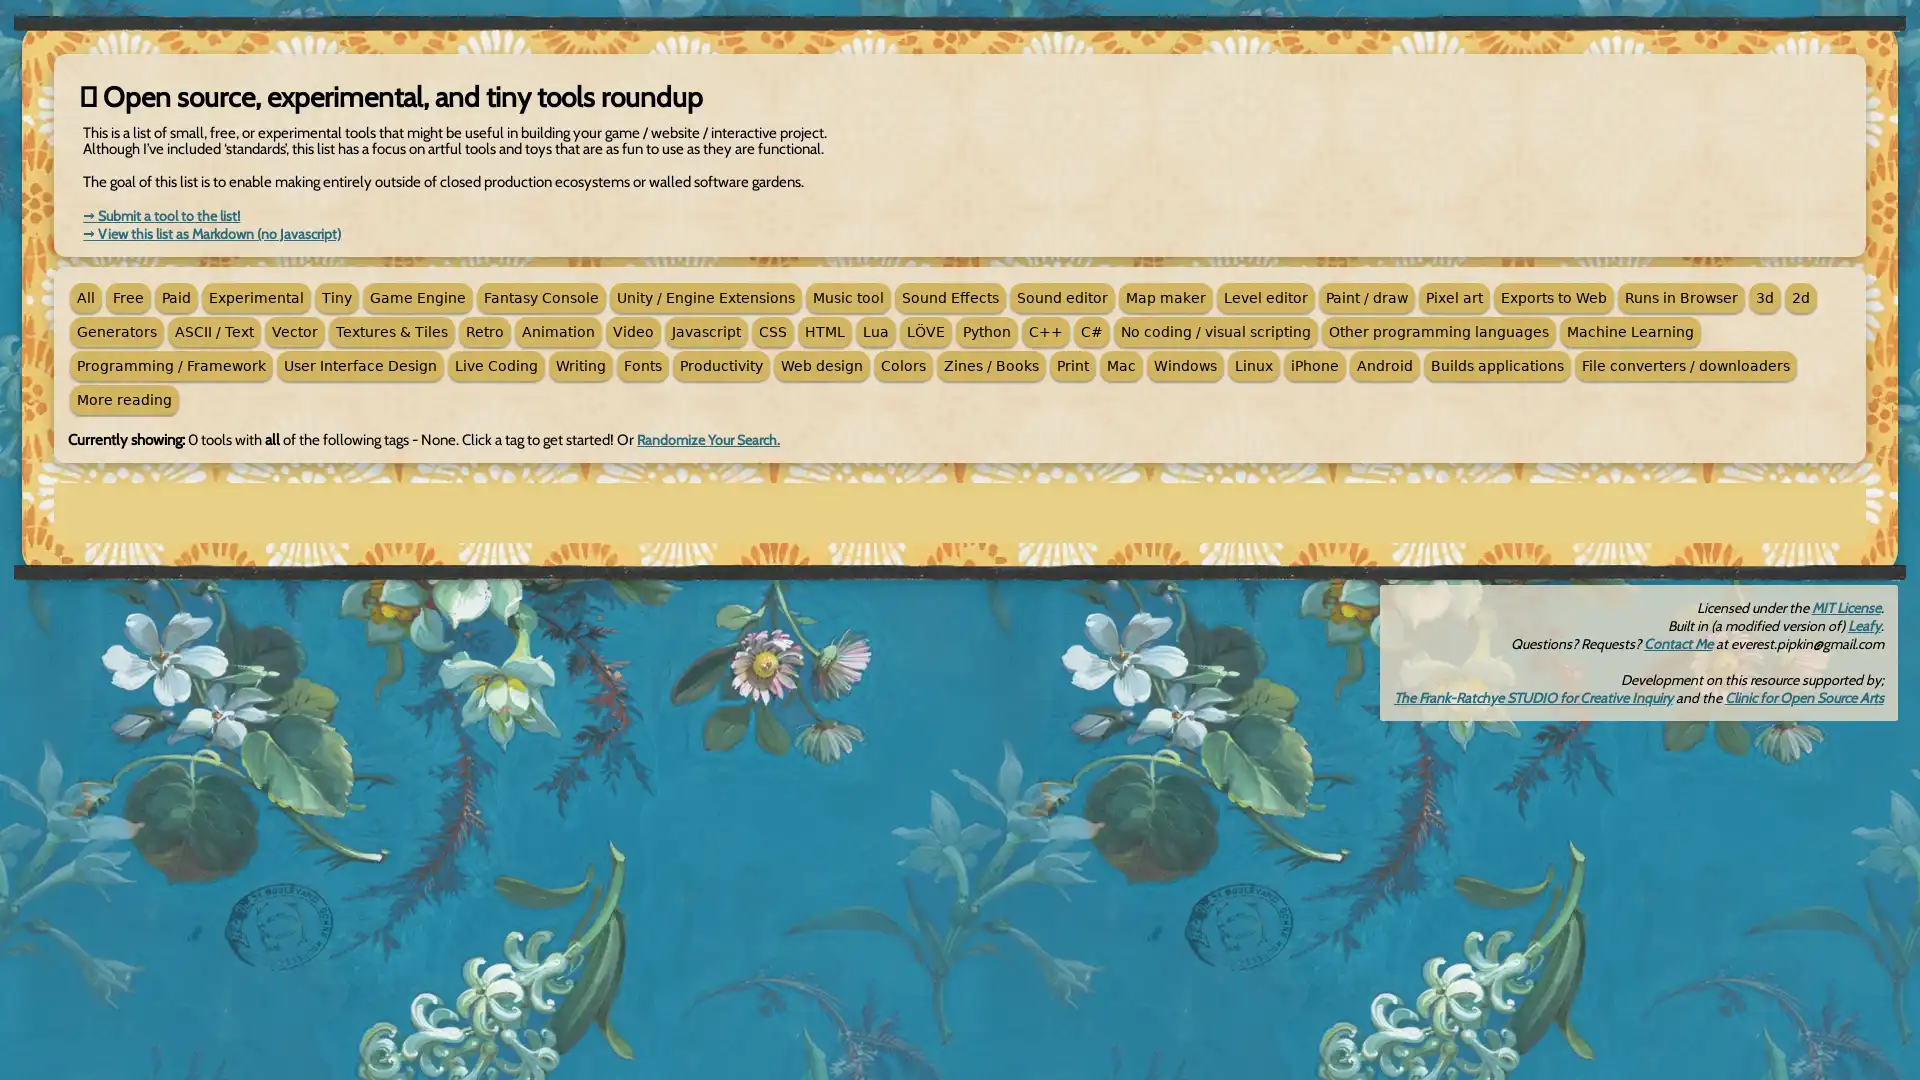 Image resolution: width=1920 pixels, height=1080 pixels. What do you see at coordinates (496, 366) in the screenshot?
I see `Live Coding` at bounding box center [496, 366].